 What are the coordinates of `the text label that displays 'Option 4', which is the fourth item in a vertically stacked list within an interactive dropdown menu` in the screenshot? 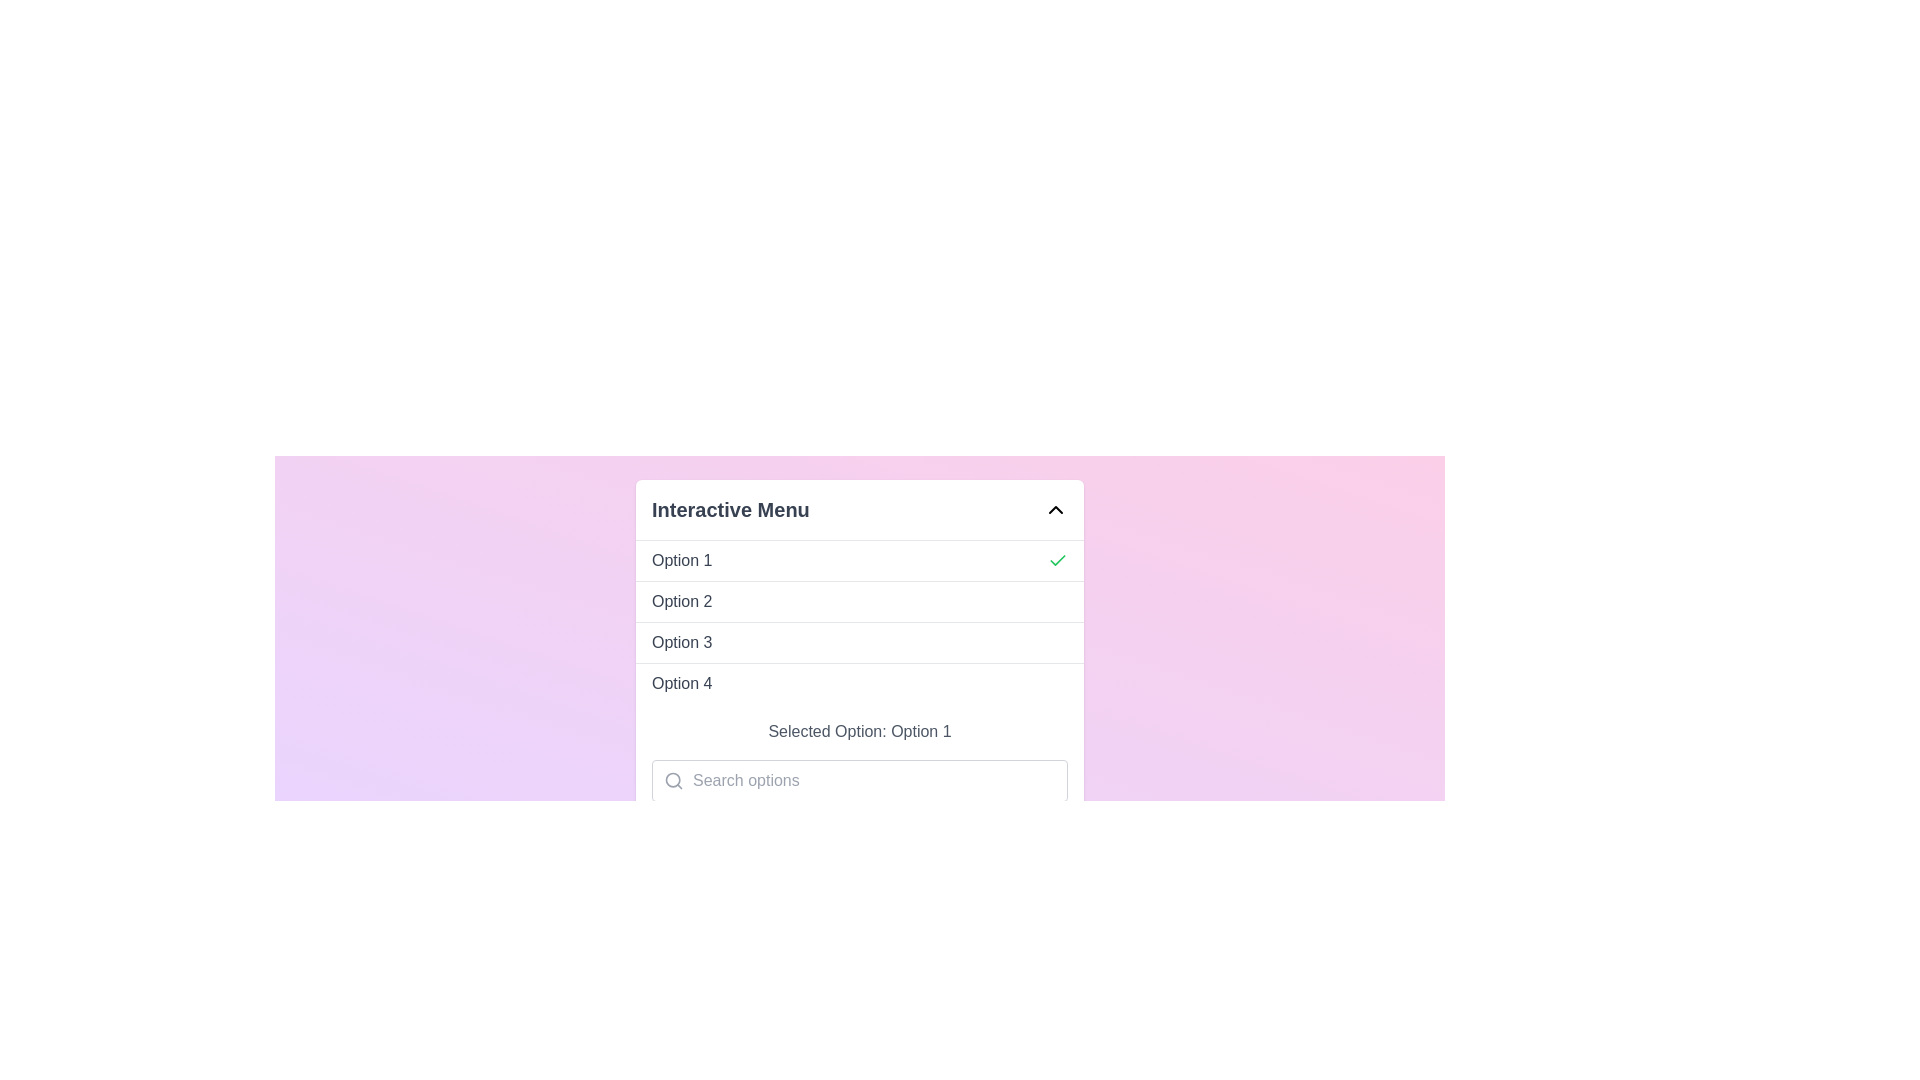 It's located at (682, 682).